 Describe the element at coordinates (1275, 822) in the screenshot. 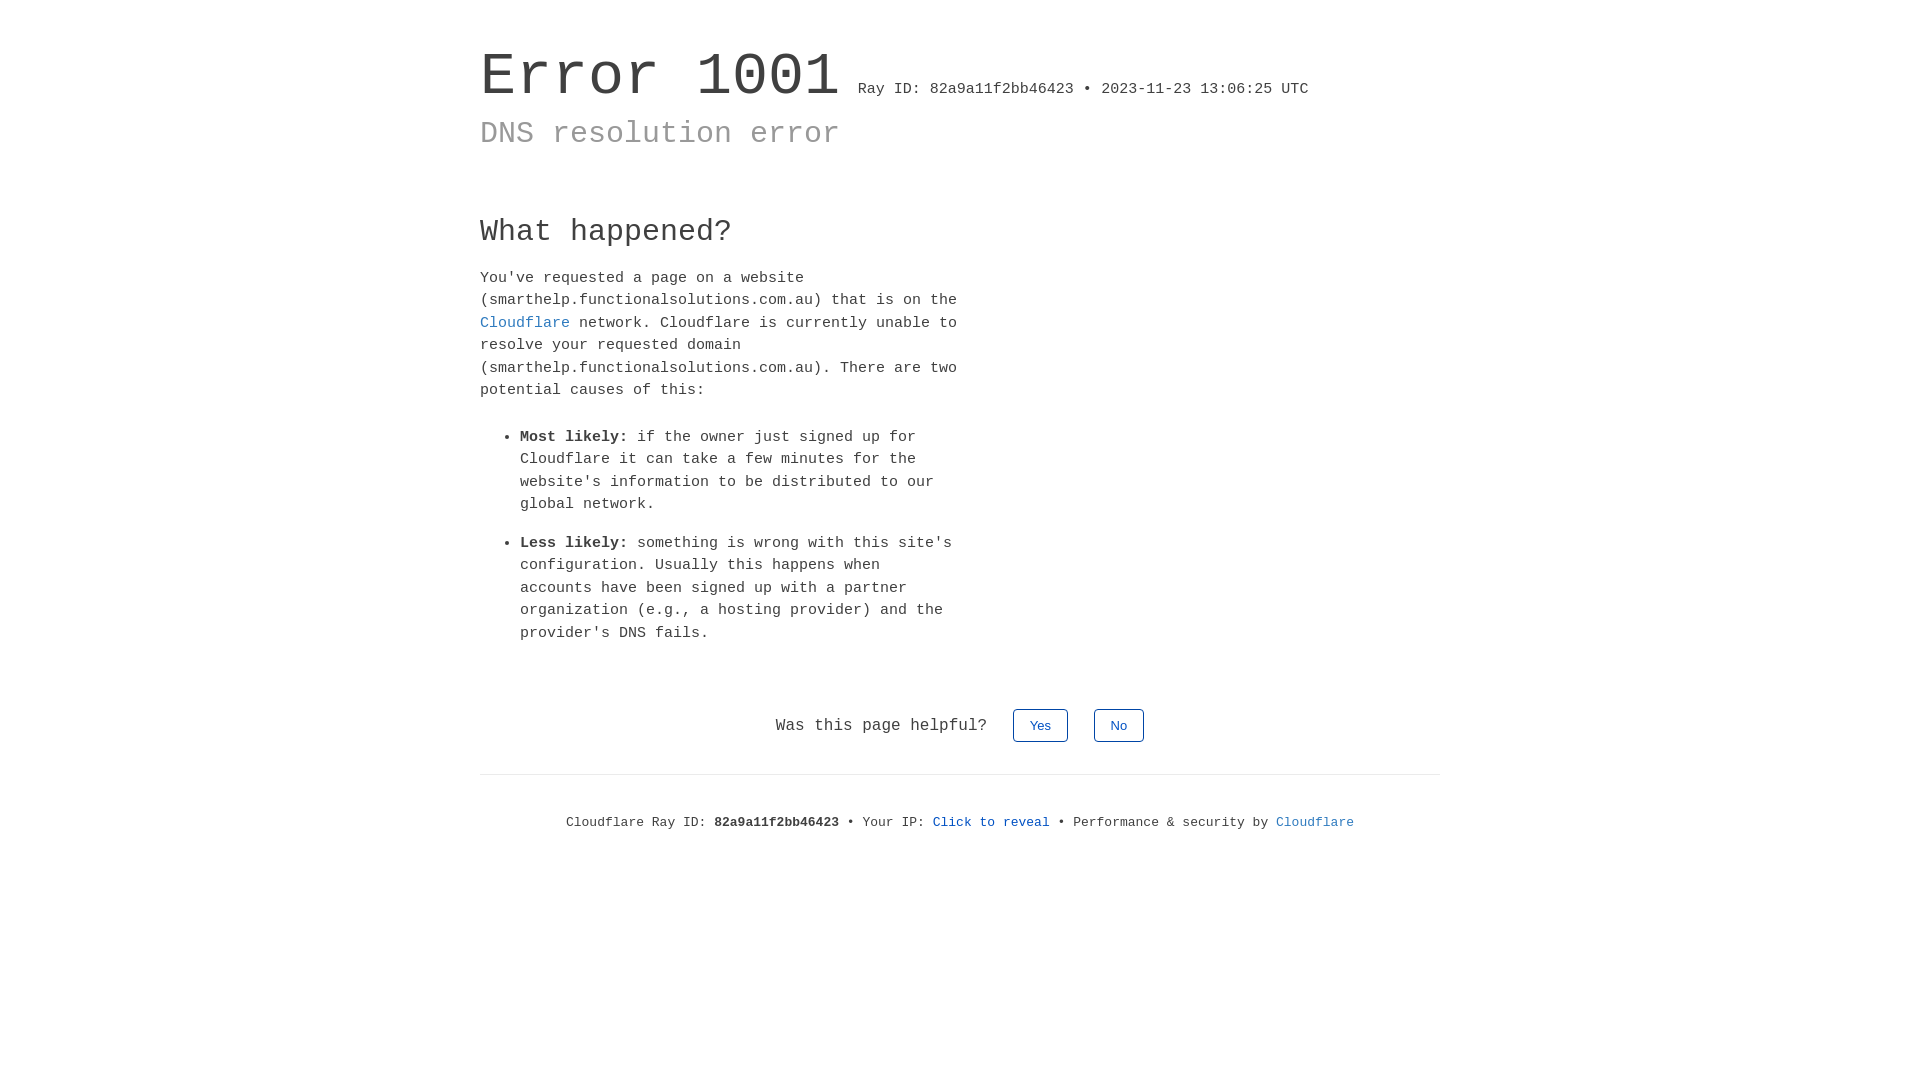

I see `'Cloudflare'` at that location.